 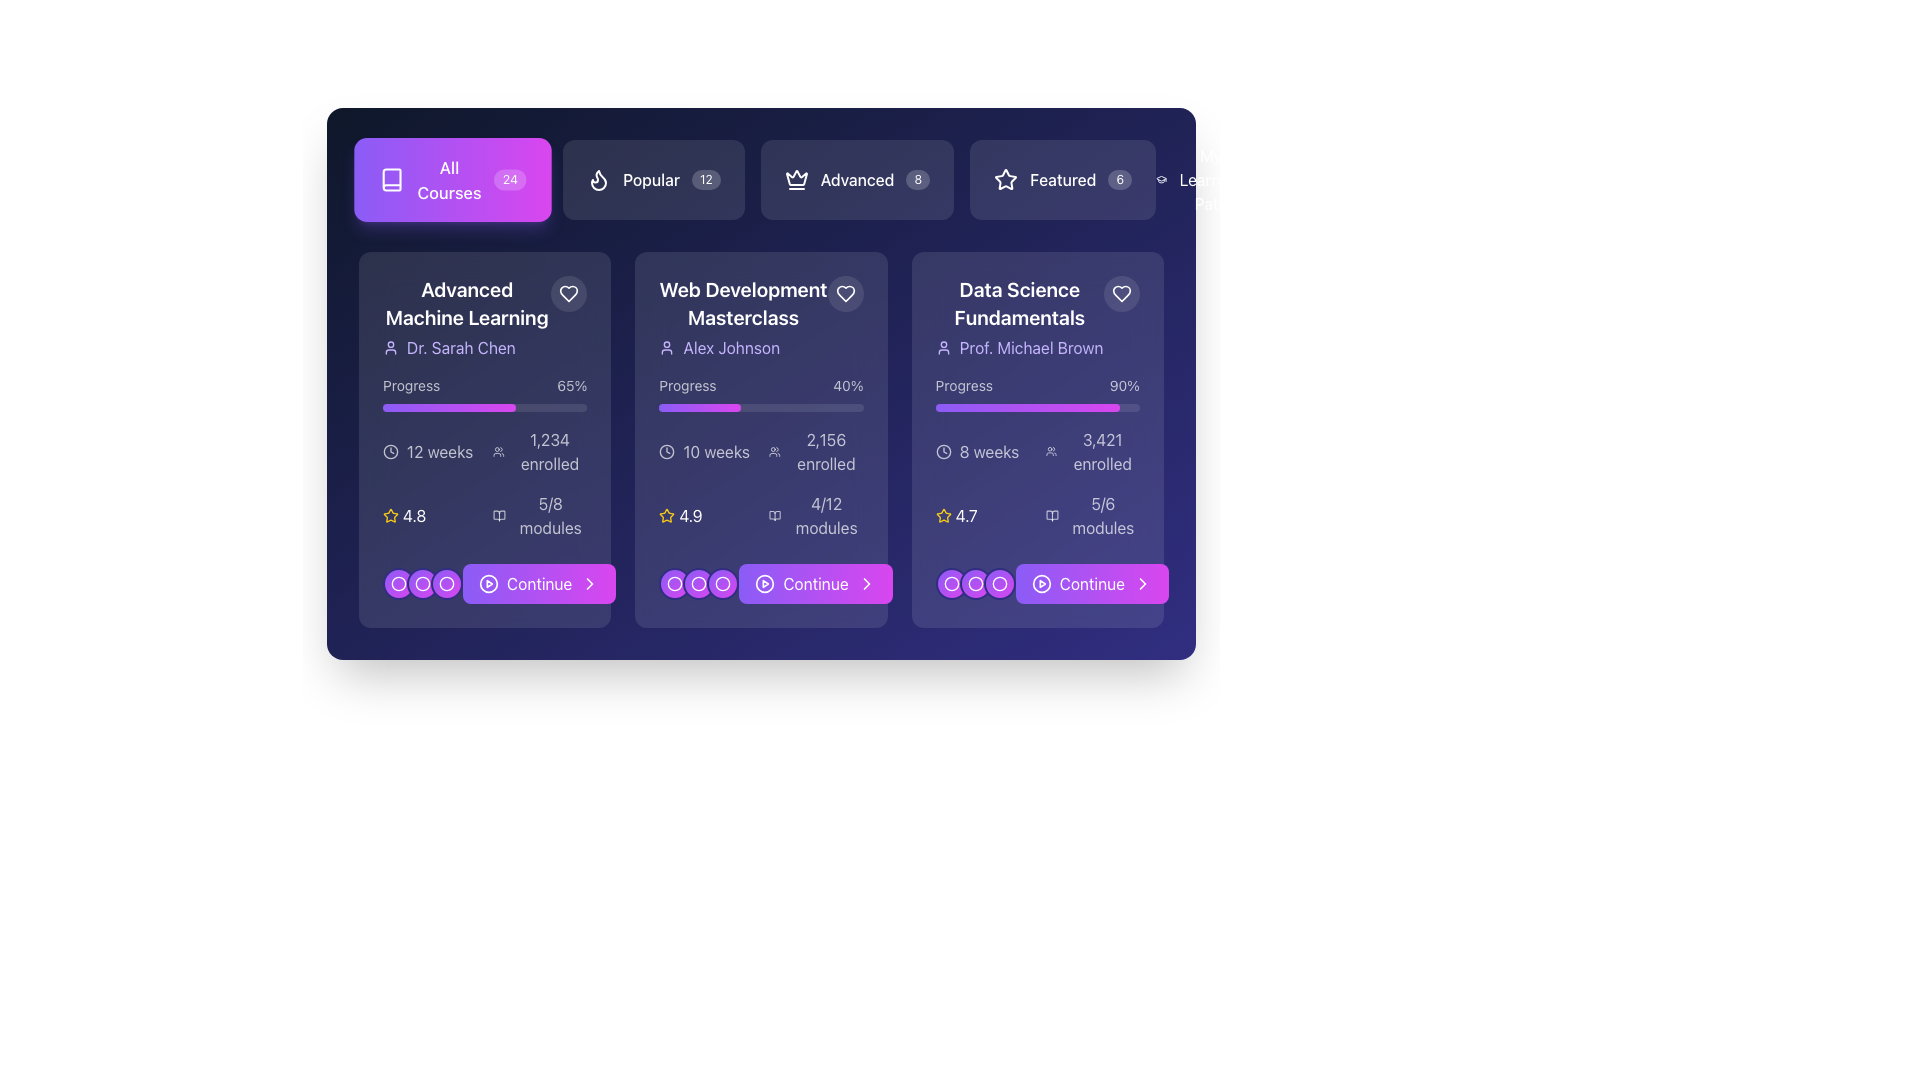 I want to click on the circular heart-shaped button in the top-right corner of the 'Advanced Machine Learning' course card to mark it as favorite, so click(x=568, y=293).